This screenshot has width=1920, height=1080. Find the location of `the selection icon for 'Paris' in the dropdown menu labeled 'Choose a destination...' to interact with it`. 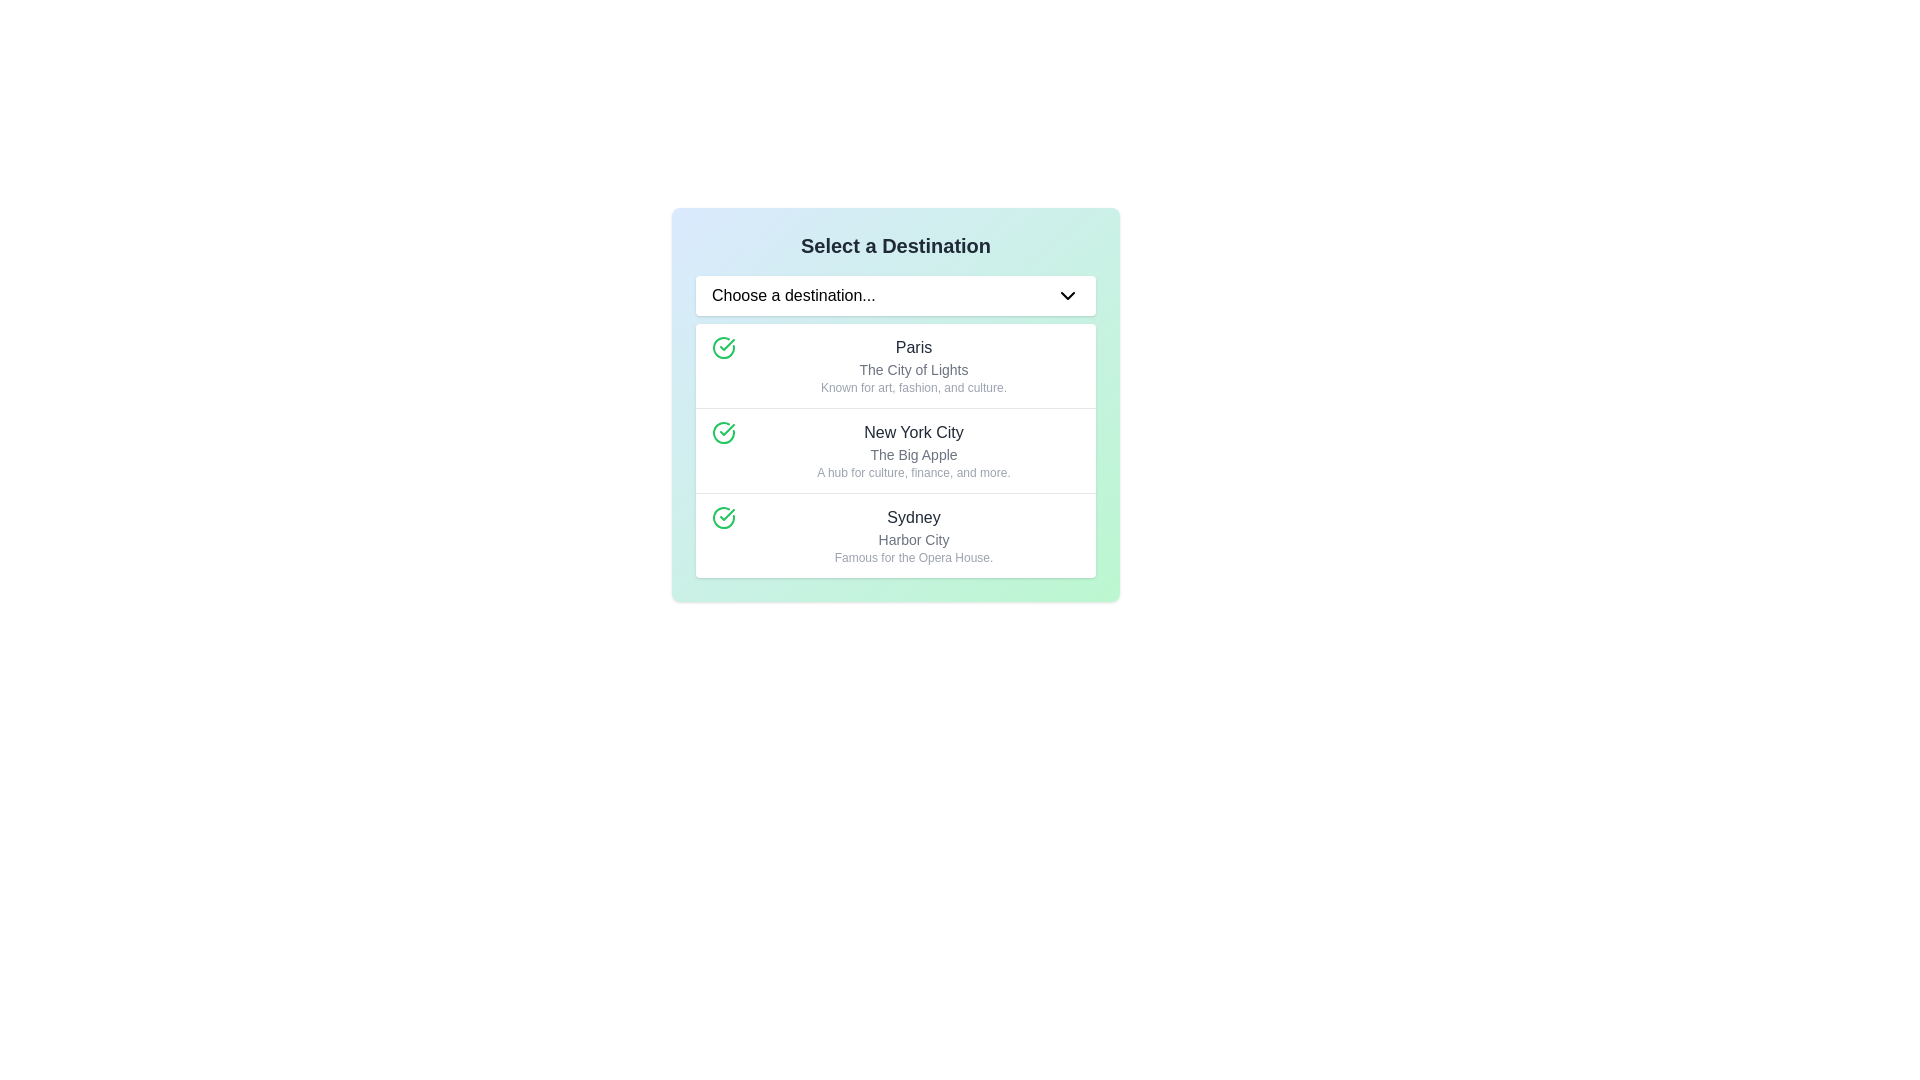

the selection icon for 'Paris' in the dropdown menu labeled 'Choose a destination...' to interact with it is located at coordinates (723, 346).